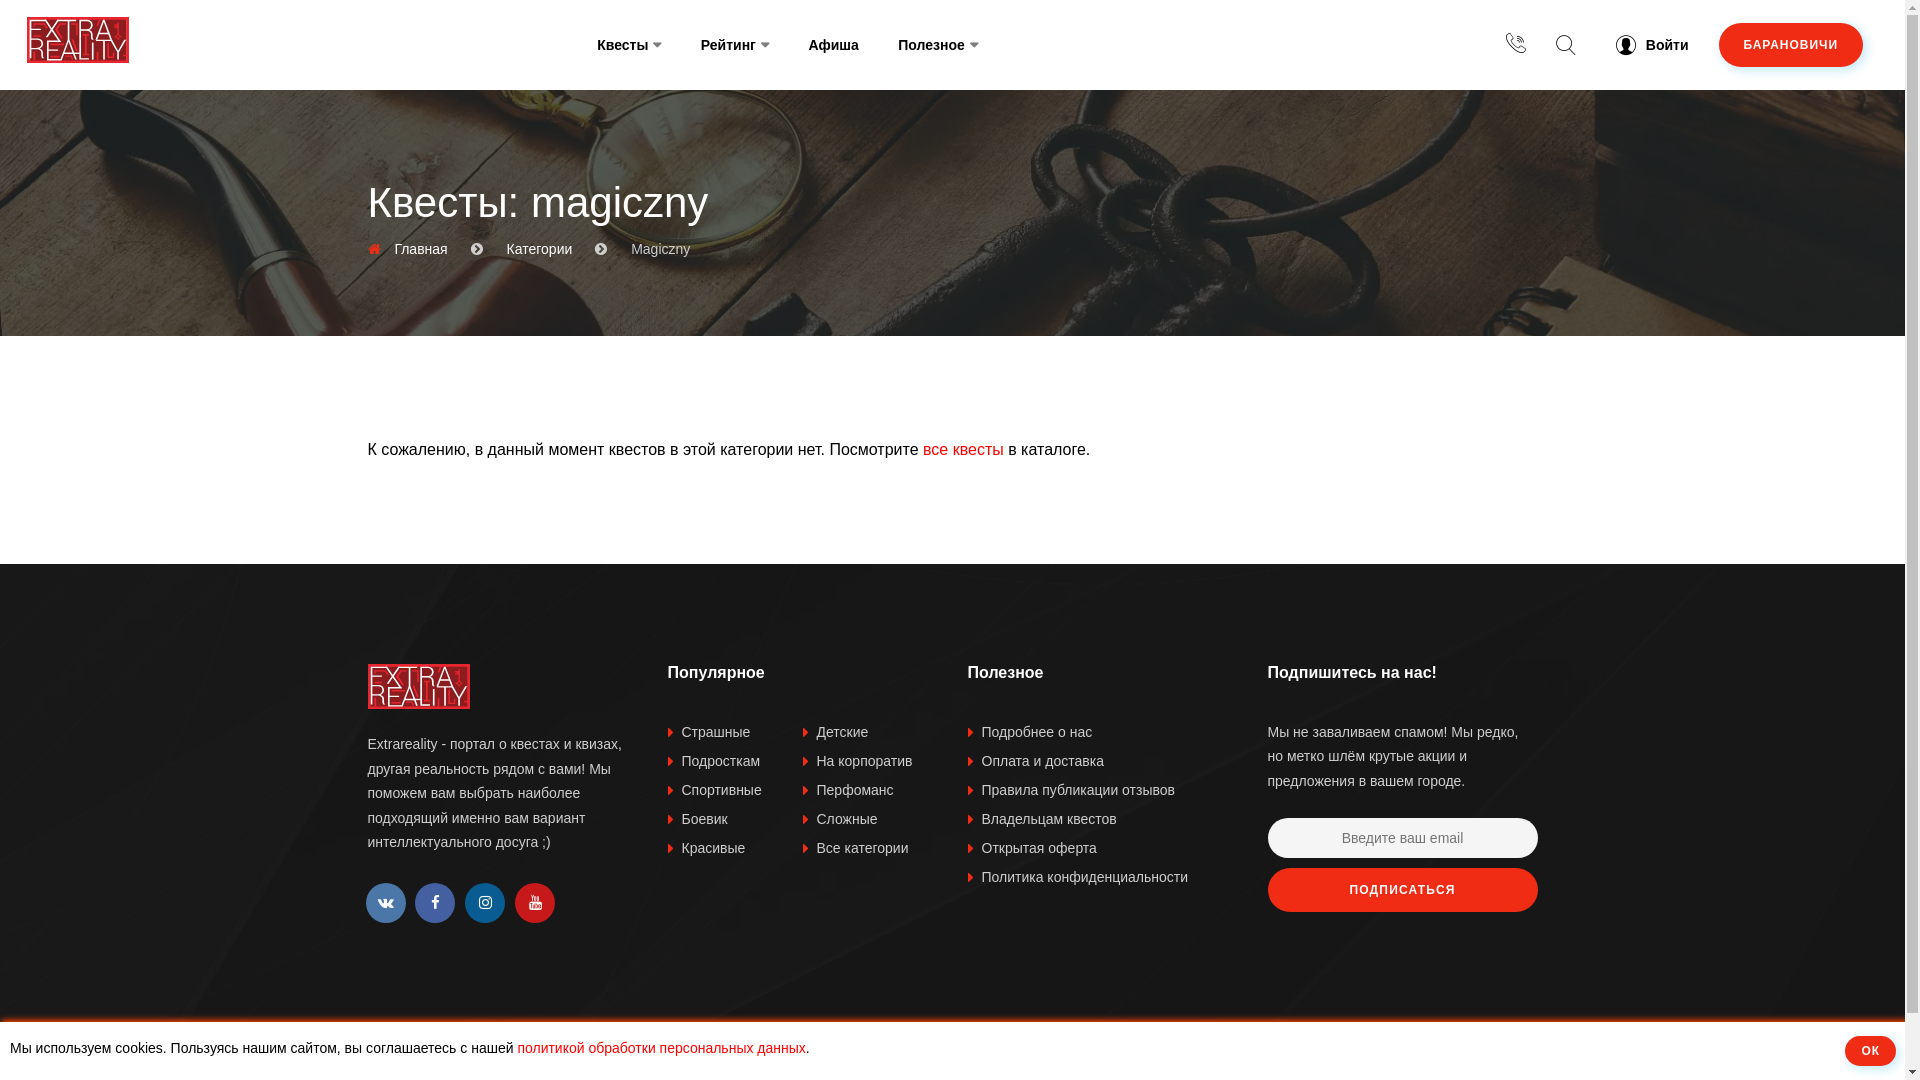  What do you see at coordinates (534, 902) in the screenshot?
I see `'Extrareality Youtube'` at bounding box center [534, 902].